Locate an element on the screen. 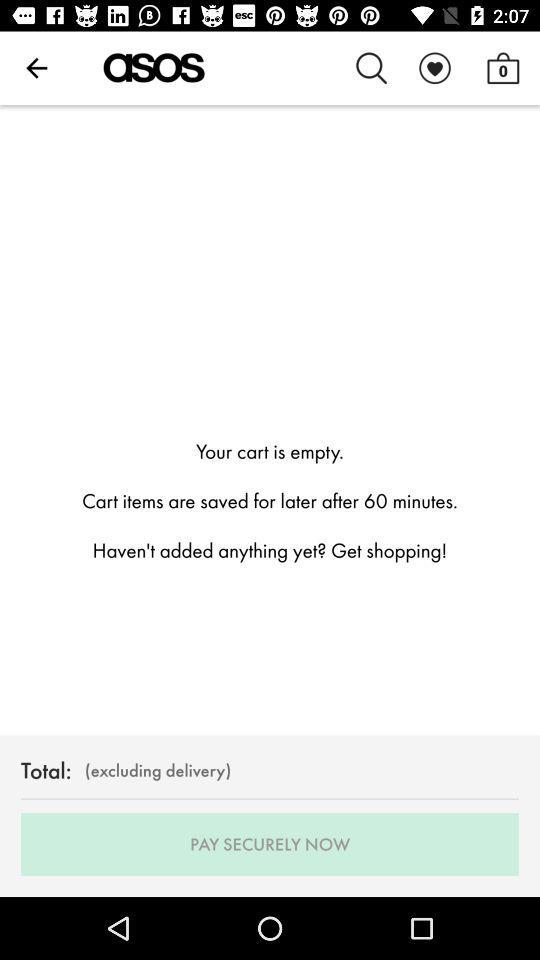 This screenshot has width=540, height=960. the 0 item is located at coordinates (502, 68).